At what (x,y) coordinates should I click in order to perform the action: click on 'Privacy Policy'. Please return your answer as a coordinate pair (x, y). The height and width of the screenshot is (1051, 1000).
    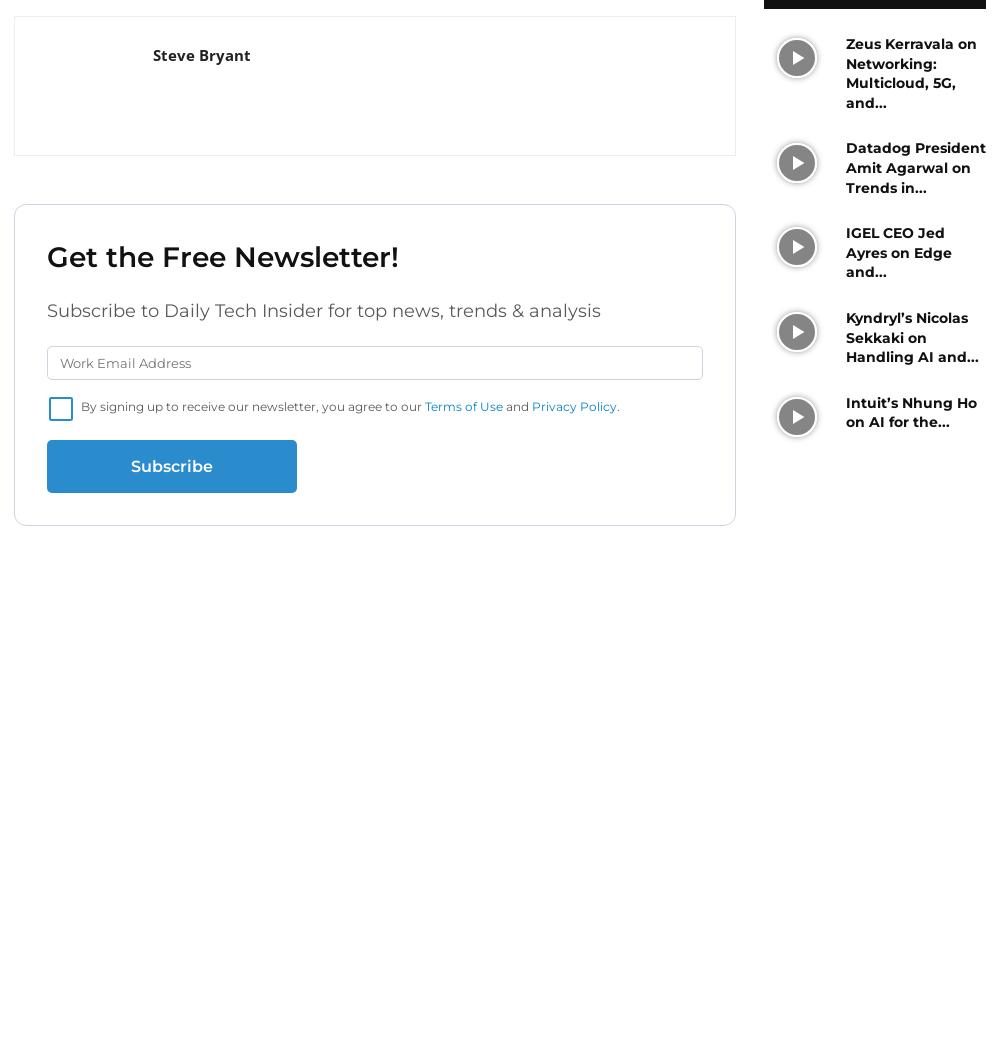
    Looking at the image, I should click on (573, 406).